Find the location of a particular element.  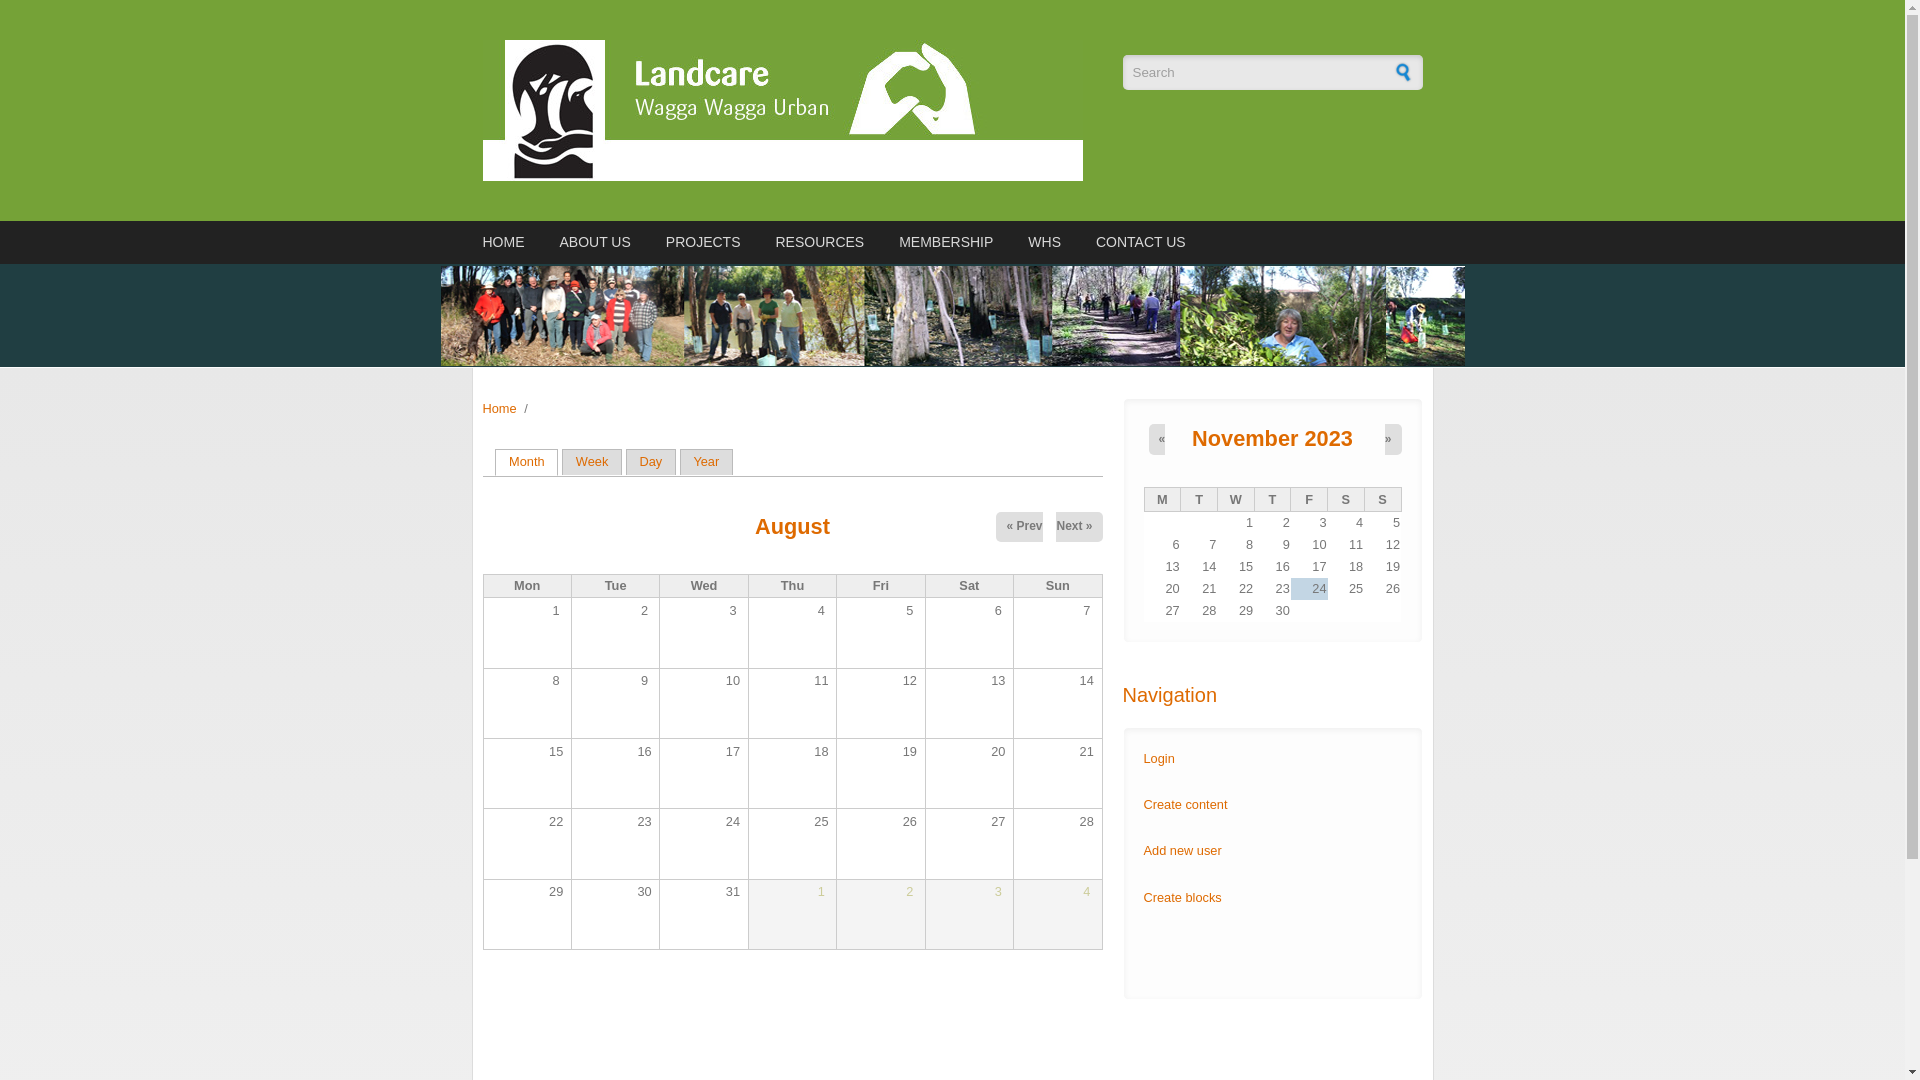

'Week' is located at coordinates (560, 462).